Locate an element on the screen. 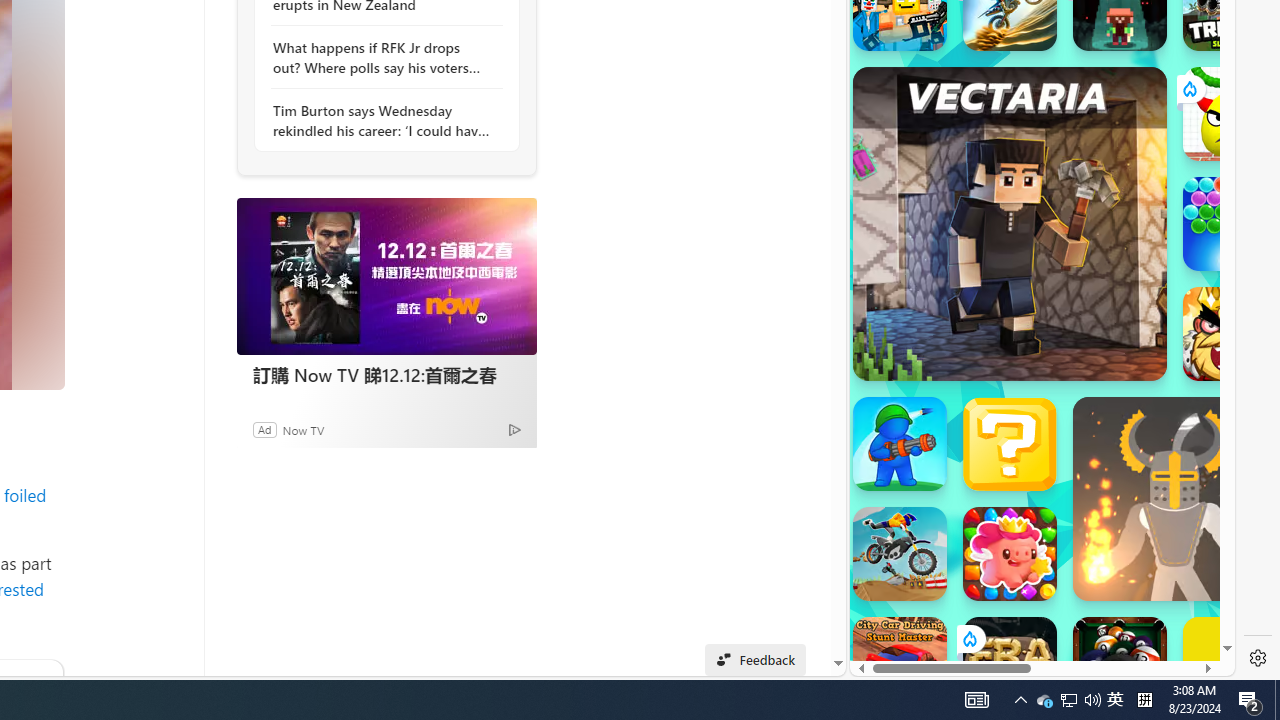  'Vectaria.io' is located at coordinates (1009, 223).